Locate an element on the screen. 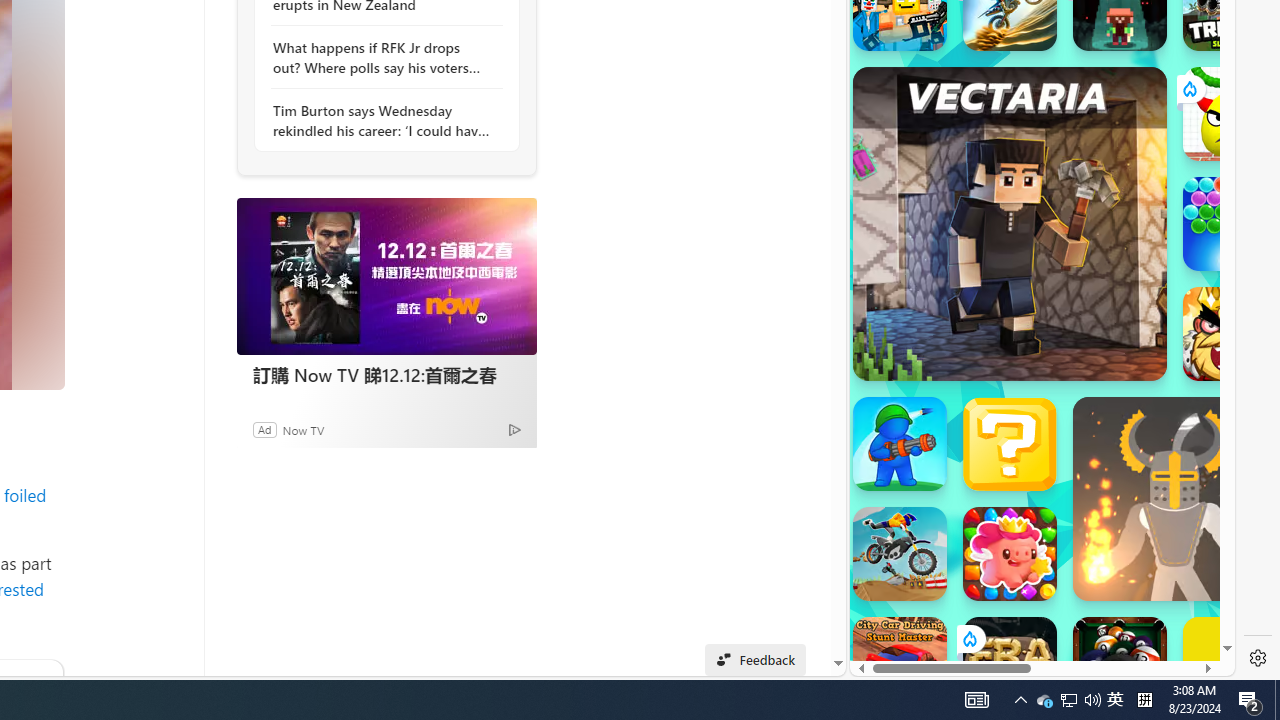  'Vectaria.io' is located at coordinates (1009, 223).